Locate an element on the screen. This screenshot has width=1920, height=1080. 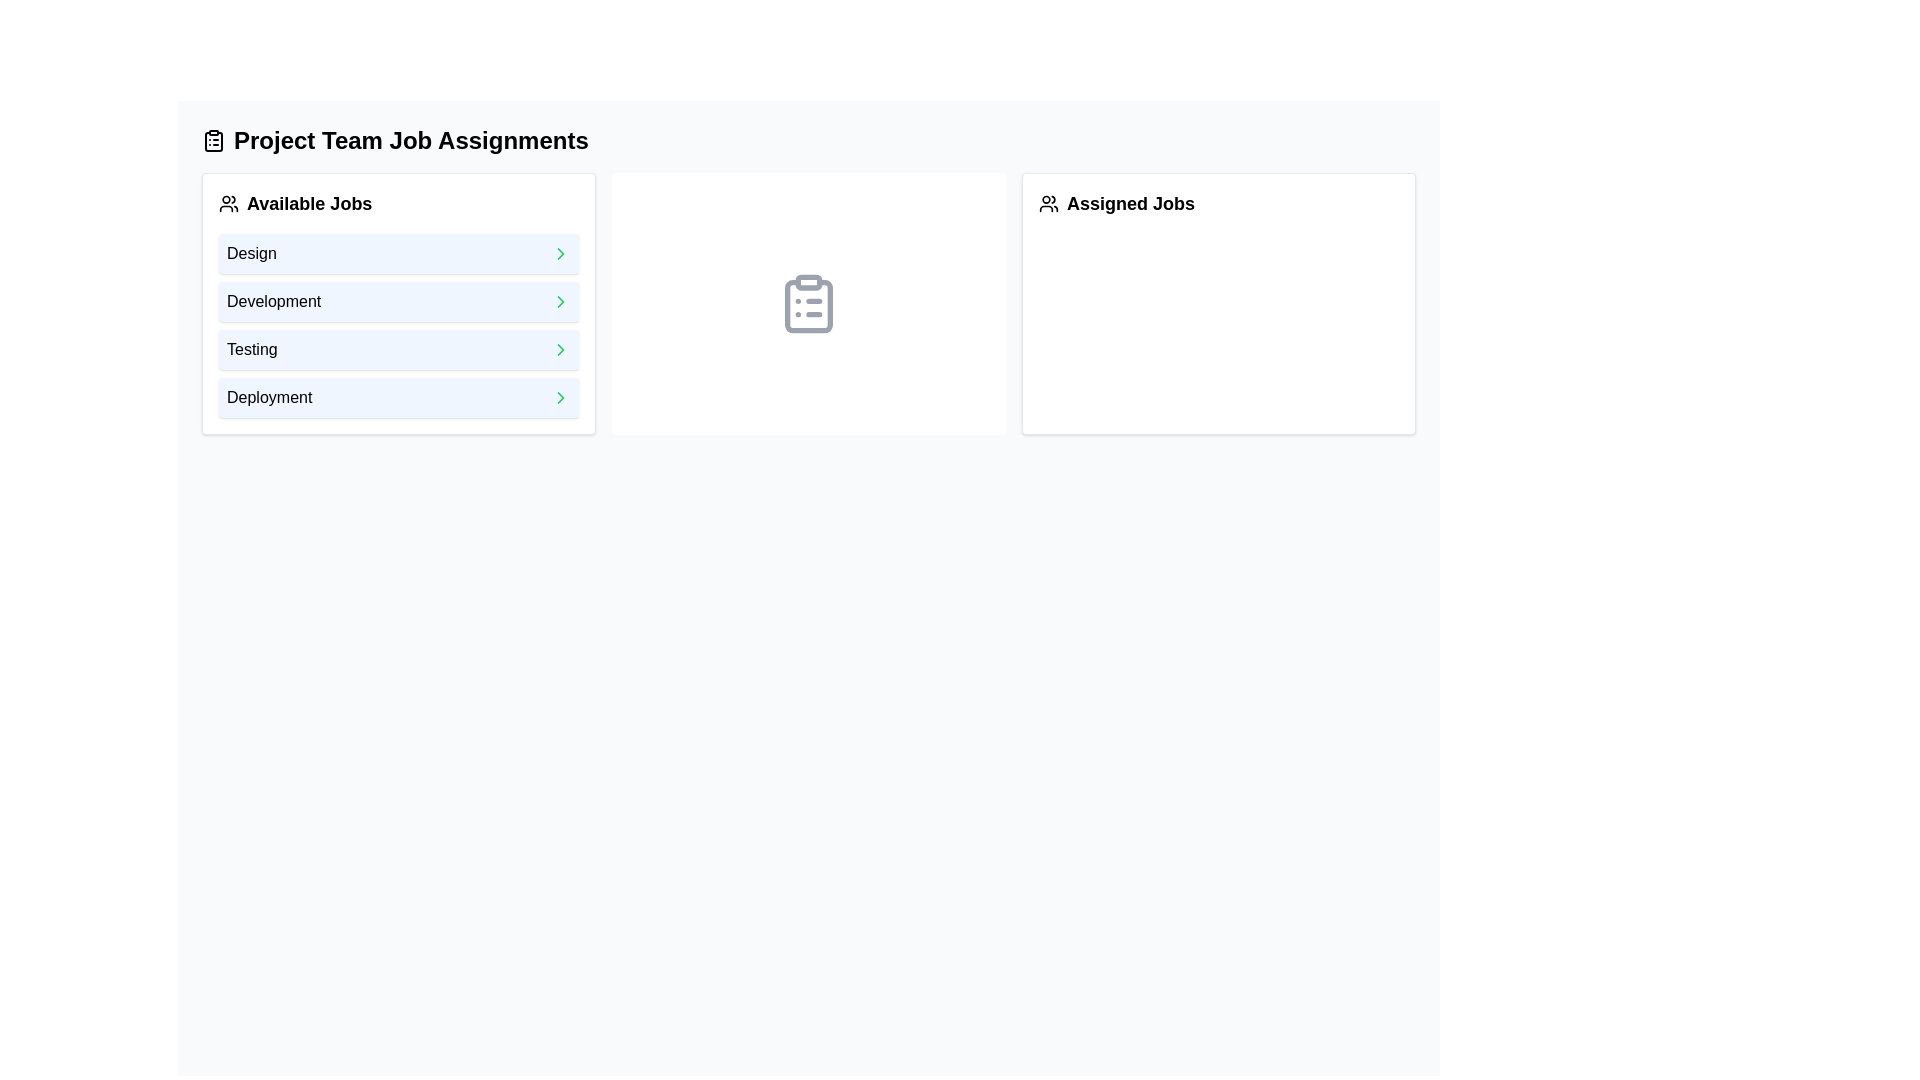
the chevron icon located to the right of the 'Testing' text in the 'Available Jobs' list, which indicates that the 'Testing' job entry can be expanded or selected for more details is located at coordinates (560, 349).